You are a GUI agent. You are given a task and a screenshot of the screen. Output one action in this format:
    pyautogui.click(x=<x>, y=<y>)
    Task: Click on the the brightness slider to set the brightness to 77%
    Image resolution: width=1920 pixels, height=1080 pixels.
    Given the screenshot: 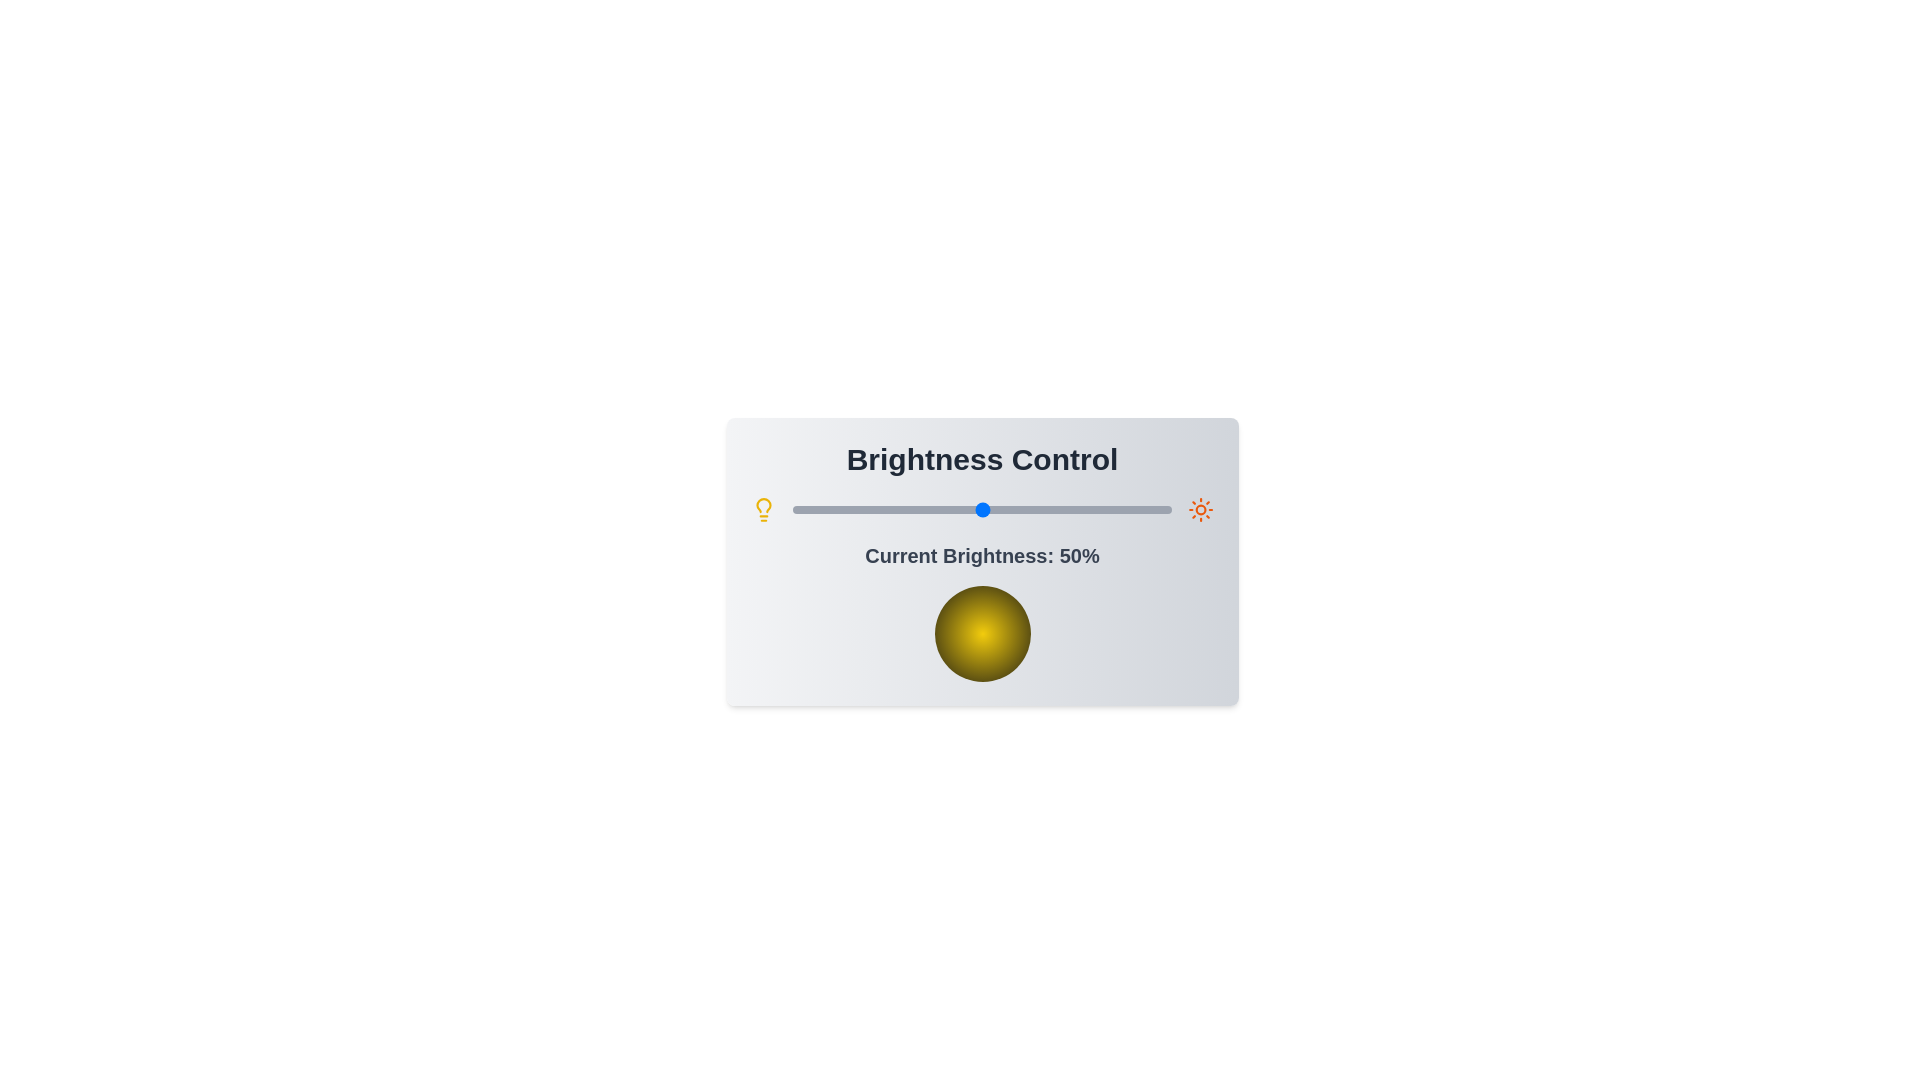 What is the action you would take?
    pyautogui.click(x=1083, y=508)
    